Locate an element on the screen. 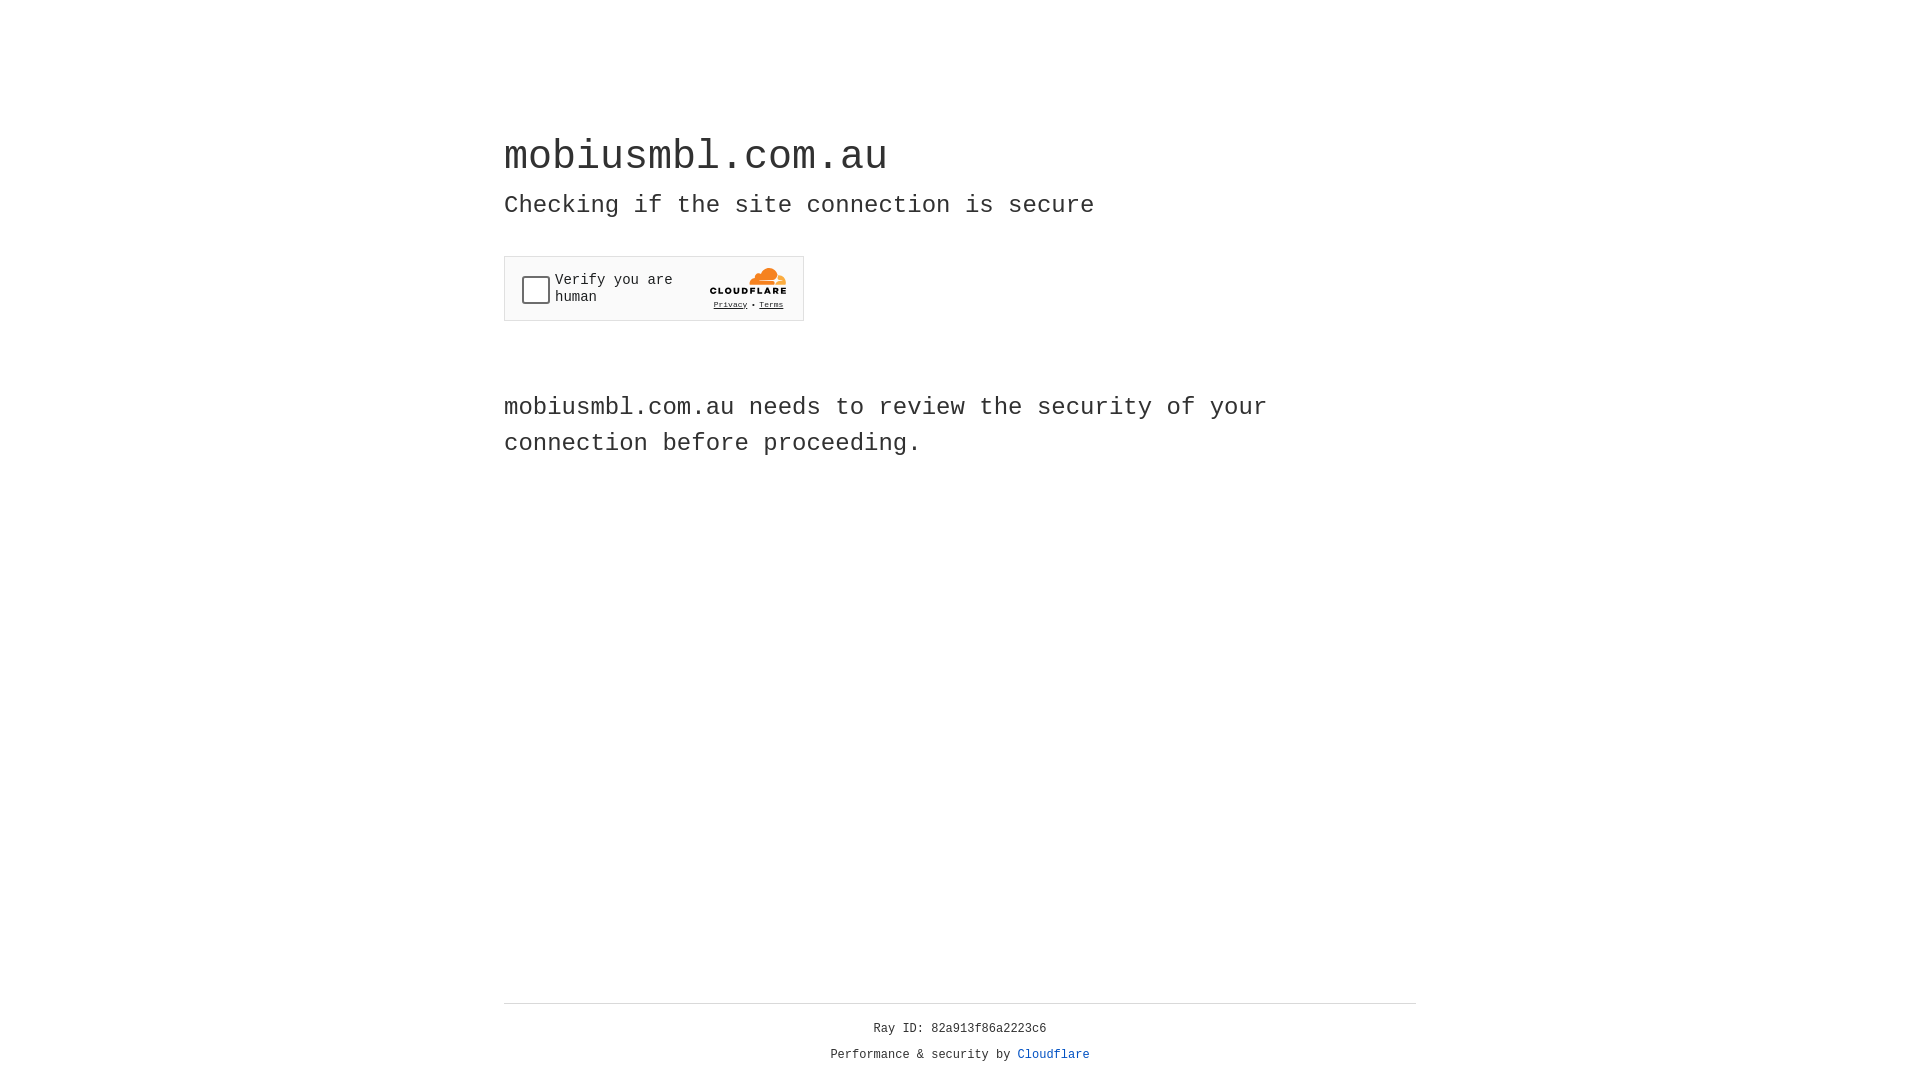 The height and width of the screenshot is (1080, 1920). 'Widget containing a Cloudflare security challenge' is located at coordinates (653, 288).